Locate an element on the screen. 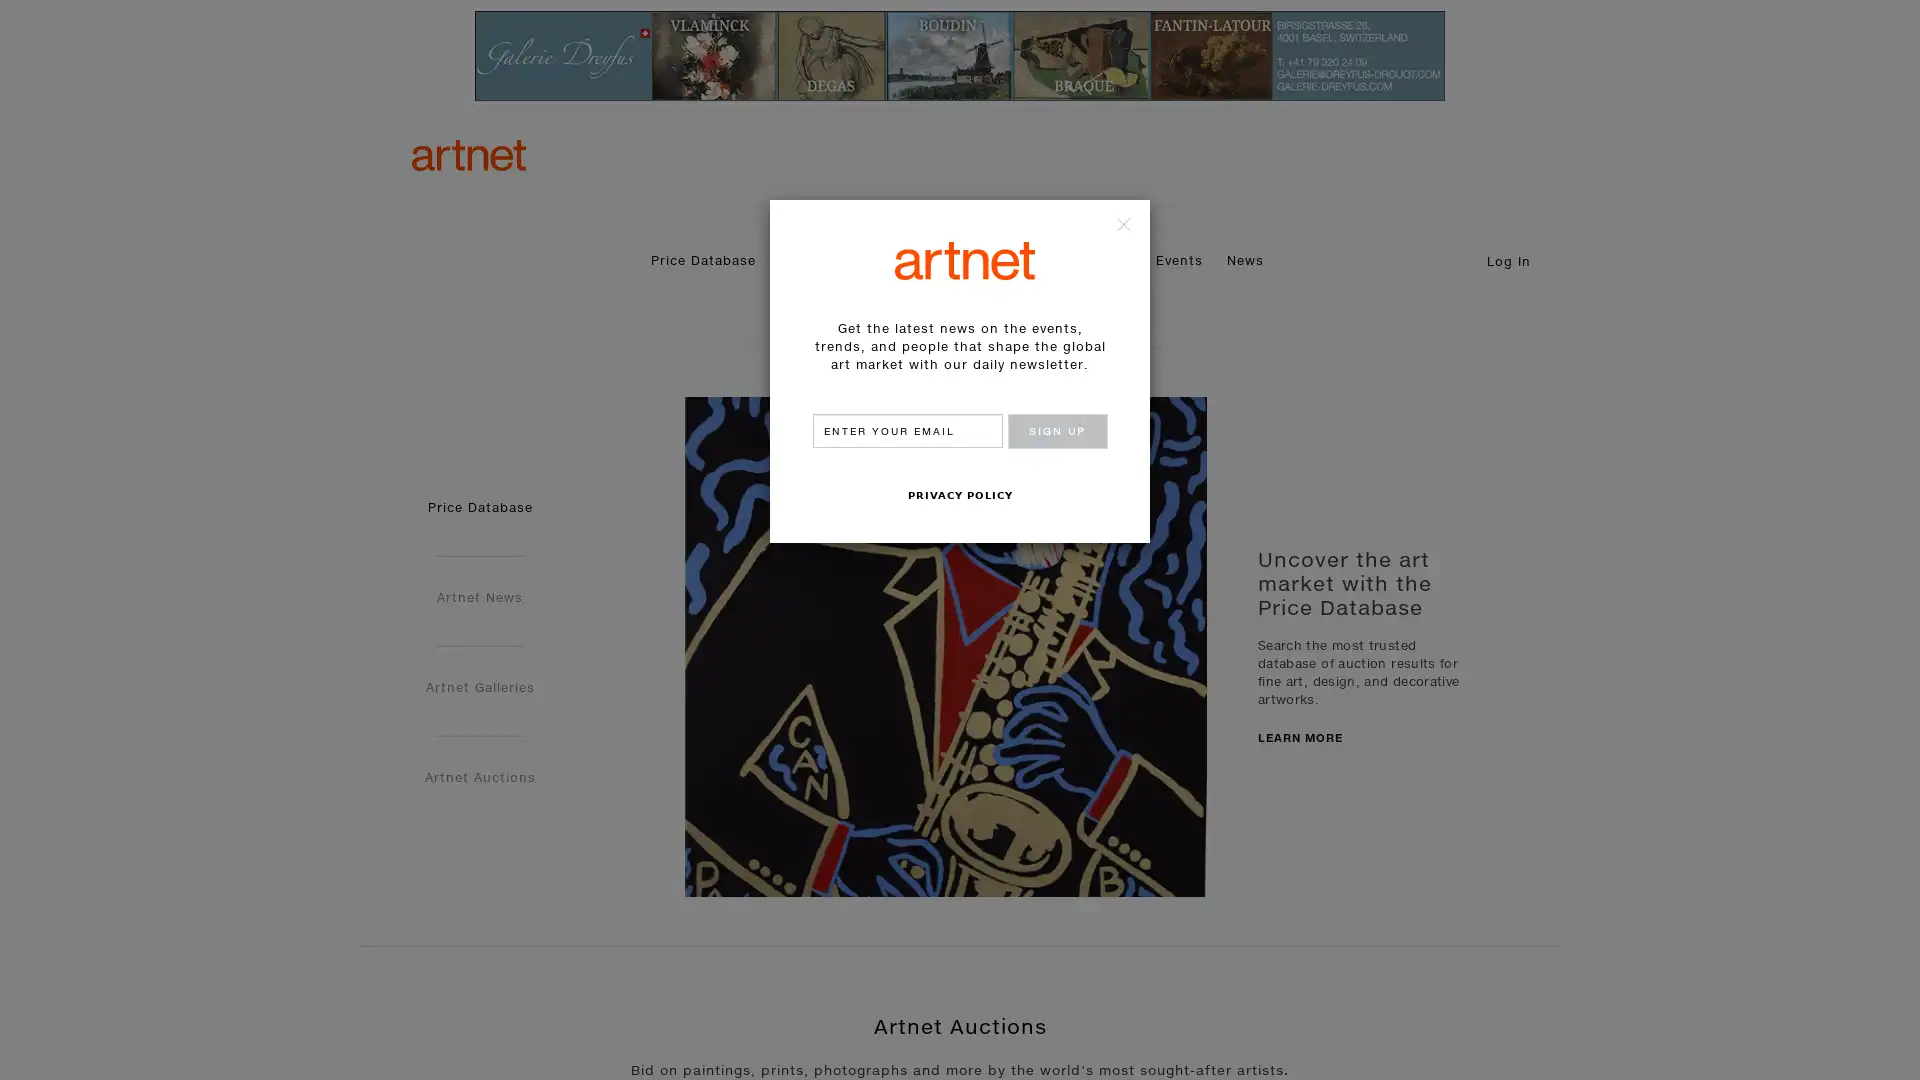  SIGN UP is located at coordinates (1055, 430).